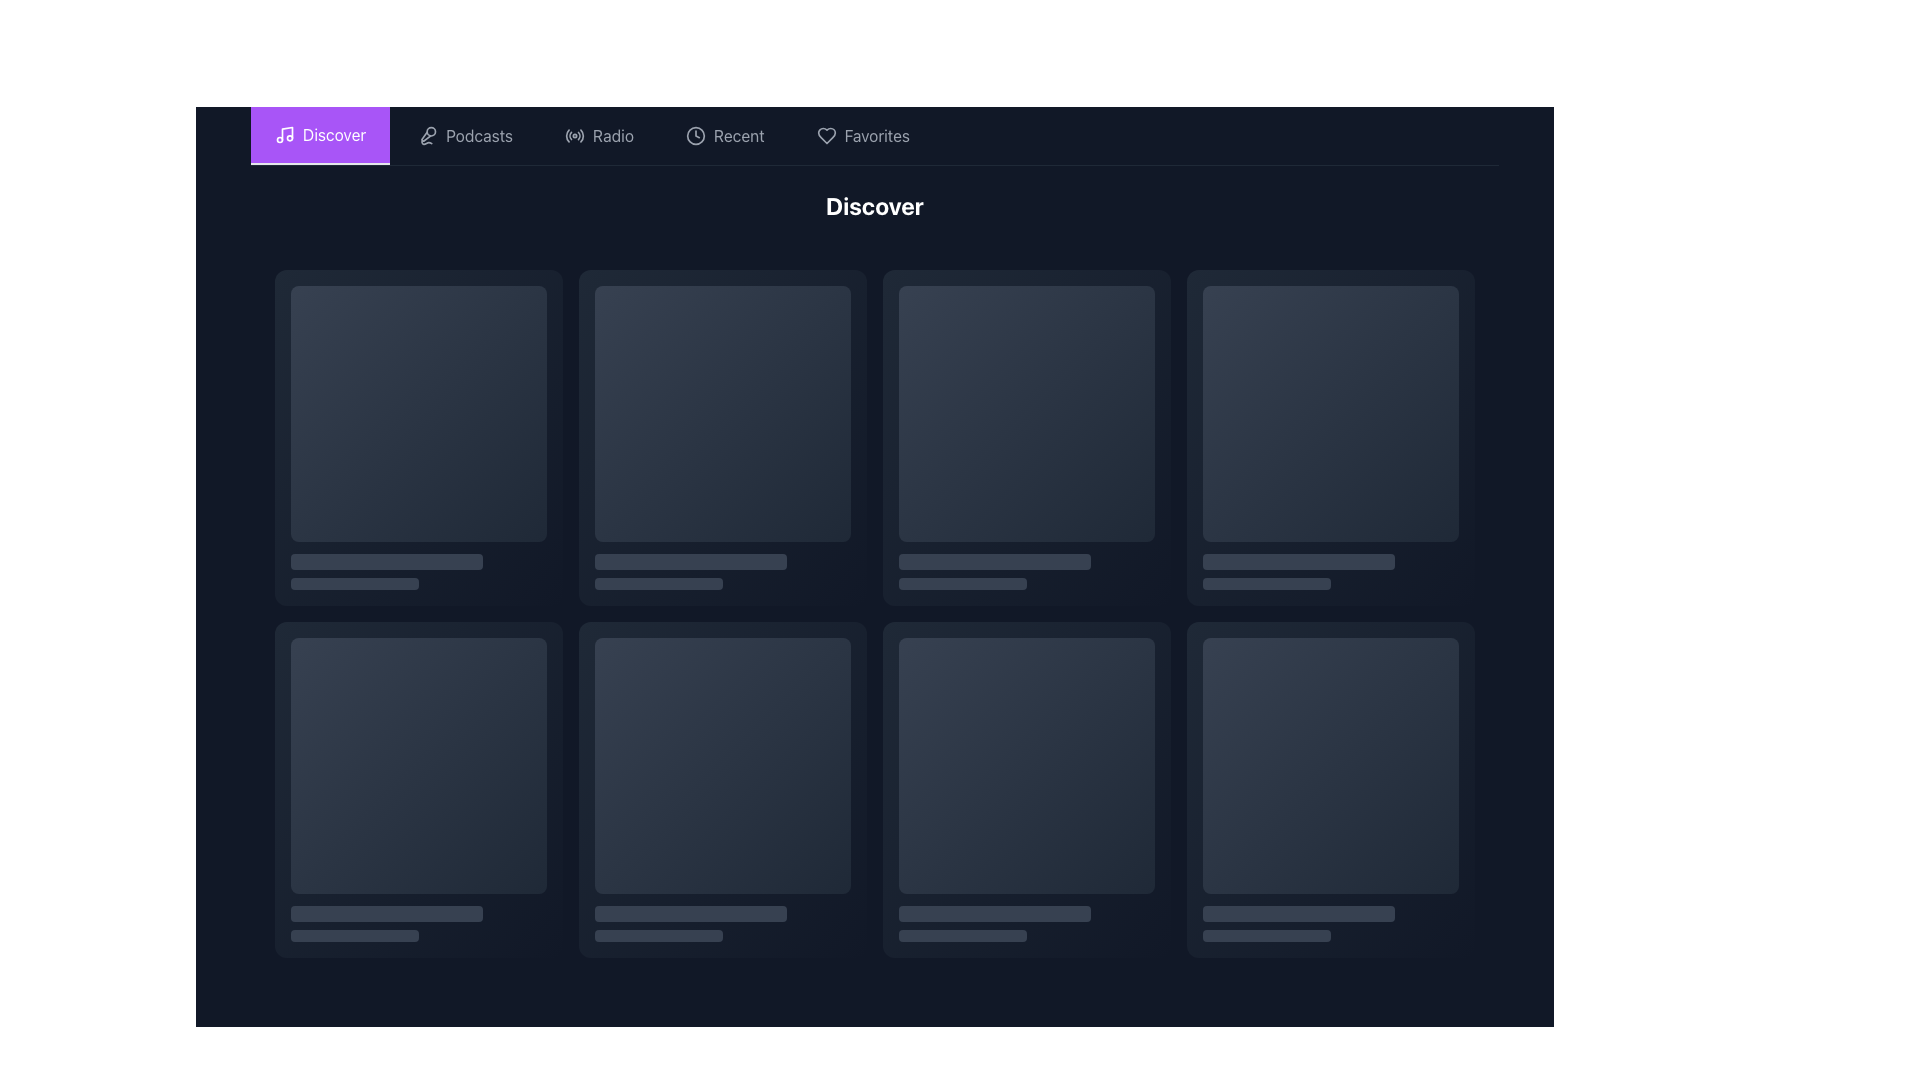 The width and height of the screenshot is (1920, 1080). I want to click on the first UI Card or Content Placeholder in the grid layout by hovering over it to trigger hover effects, so click(417, 437).